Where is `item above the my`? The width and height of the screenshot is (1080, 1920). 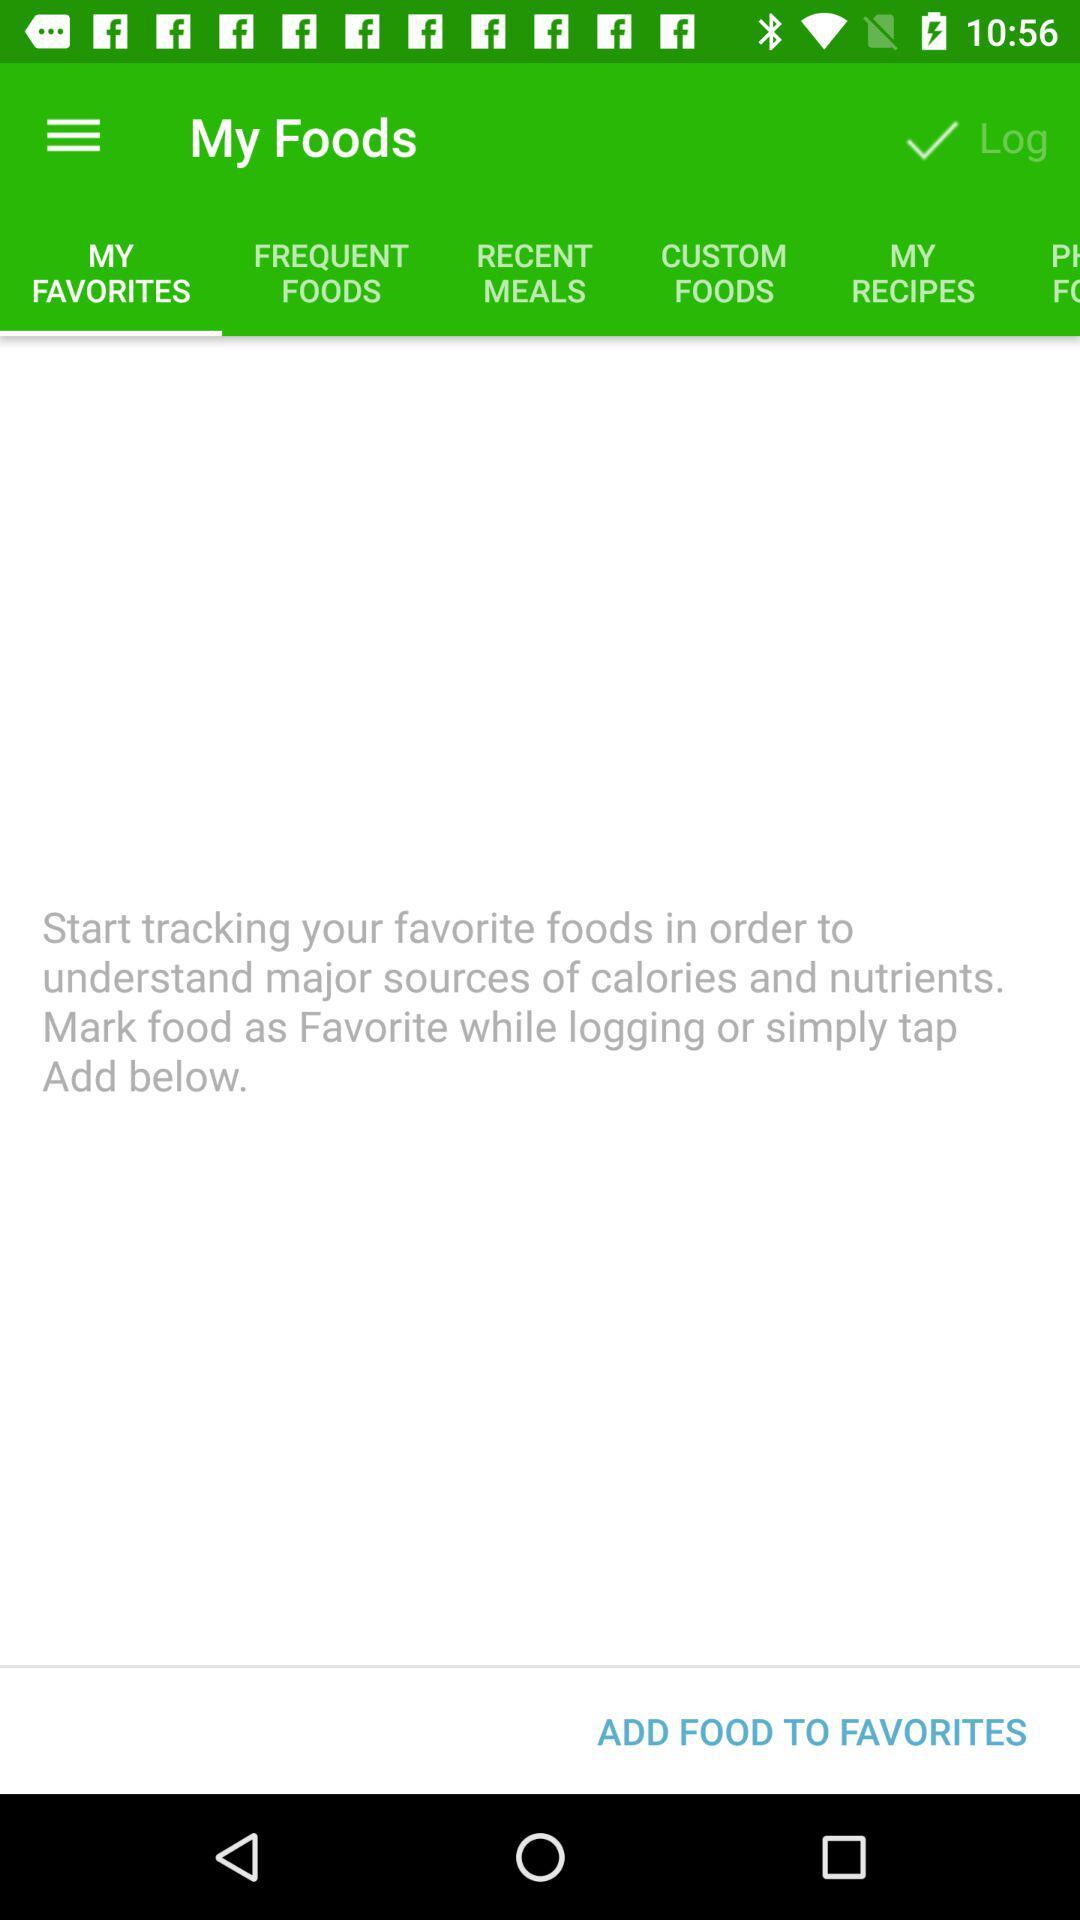
item above the my is located at coordinates (72, 135).